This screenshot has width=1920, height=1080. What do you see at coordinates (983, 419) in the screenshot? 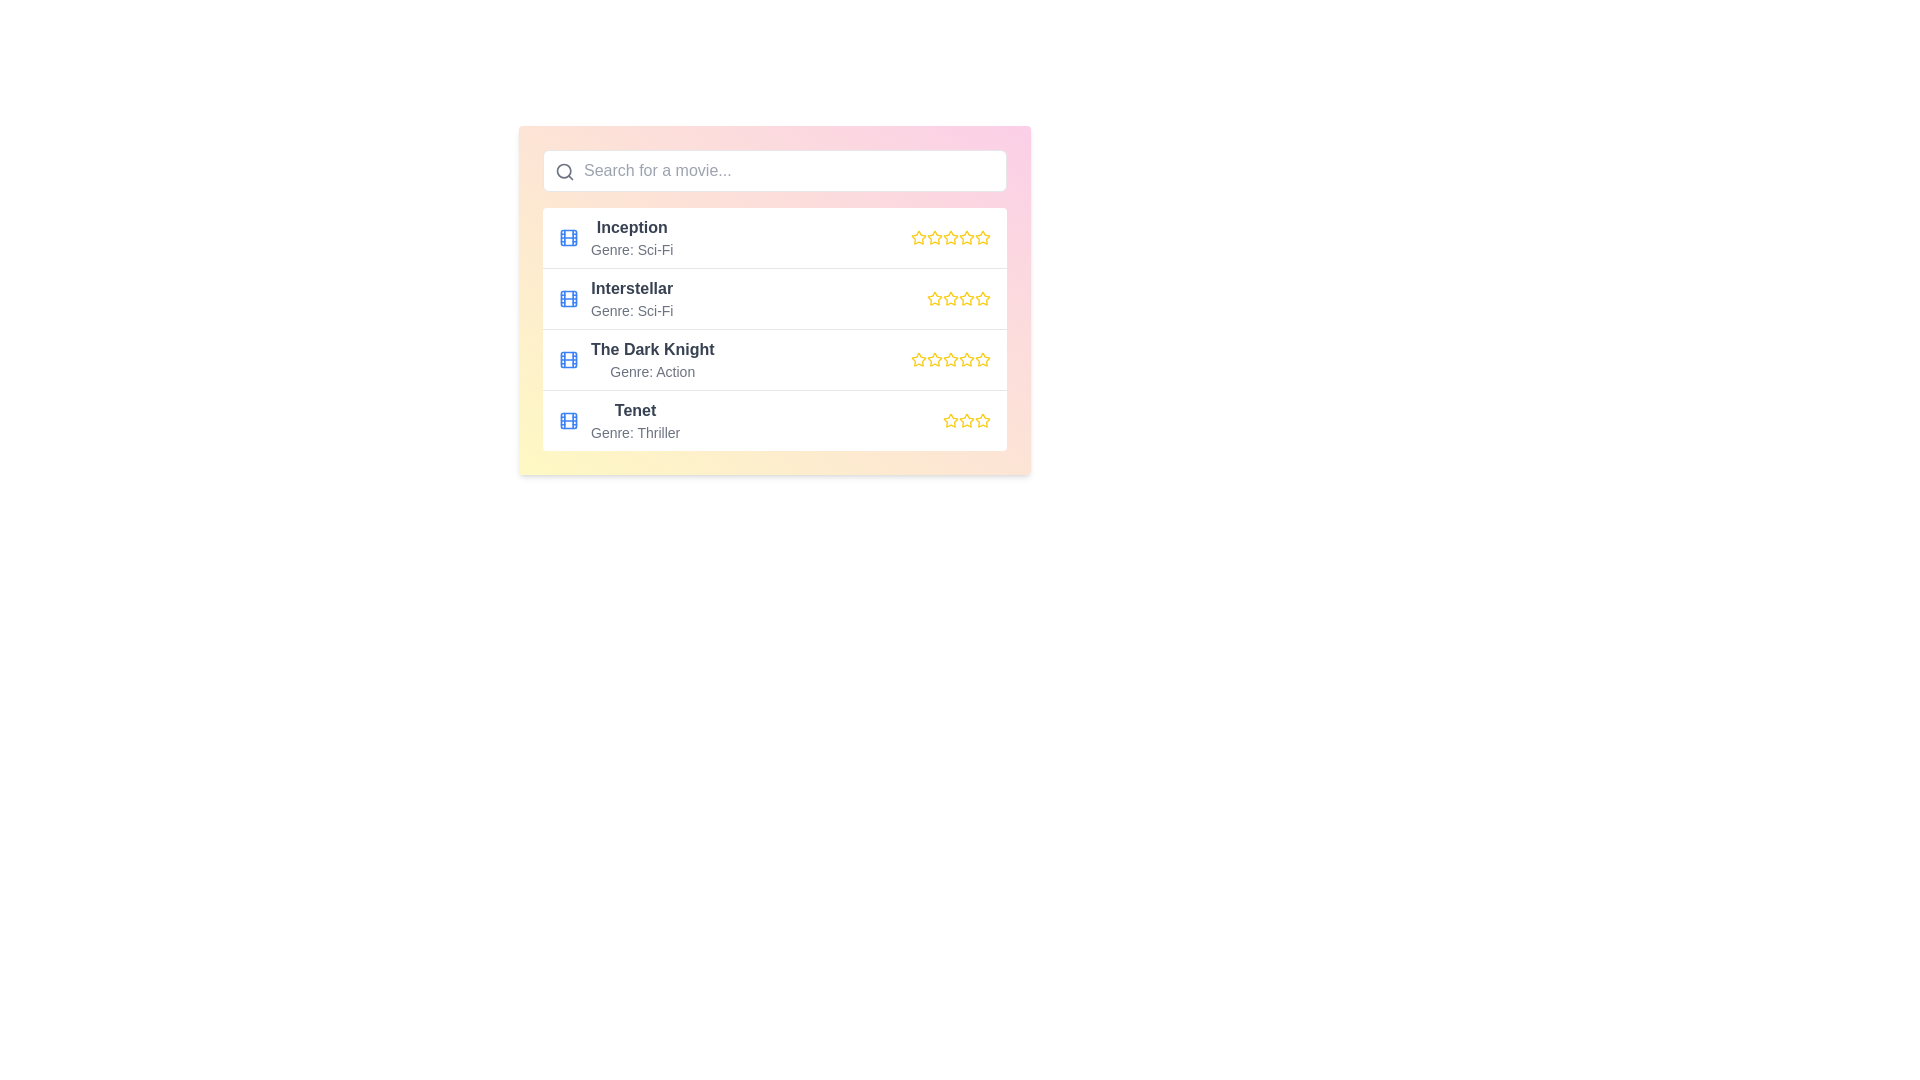
I see `the fifth star icon from the left in the rating section for the movie 'Tenet'` at bounding box center [983, 419].